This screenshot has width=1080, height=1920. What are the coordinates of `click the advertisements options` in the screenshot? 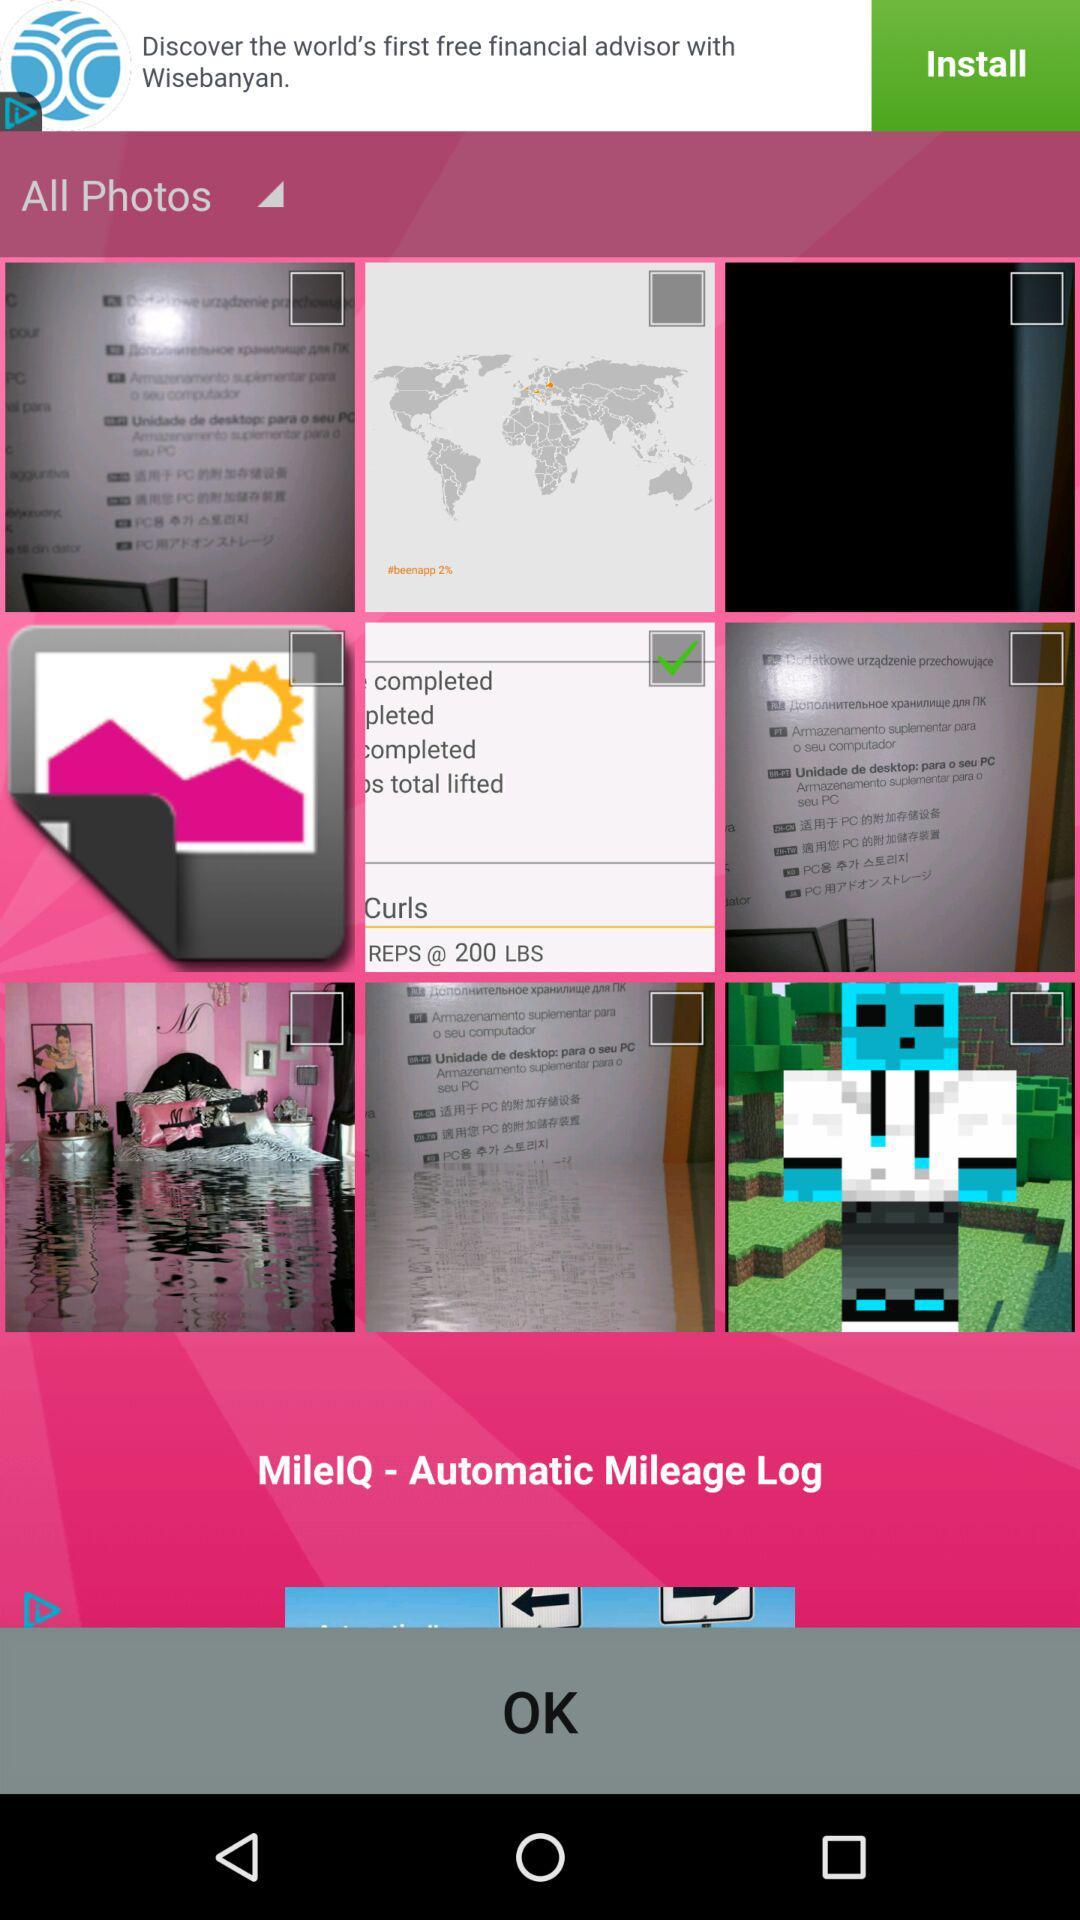 It's located at (540, 1607).